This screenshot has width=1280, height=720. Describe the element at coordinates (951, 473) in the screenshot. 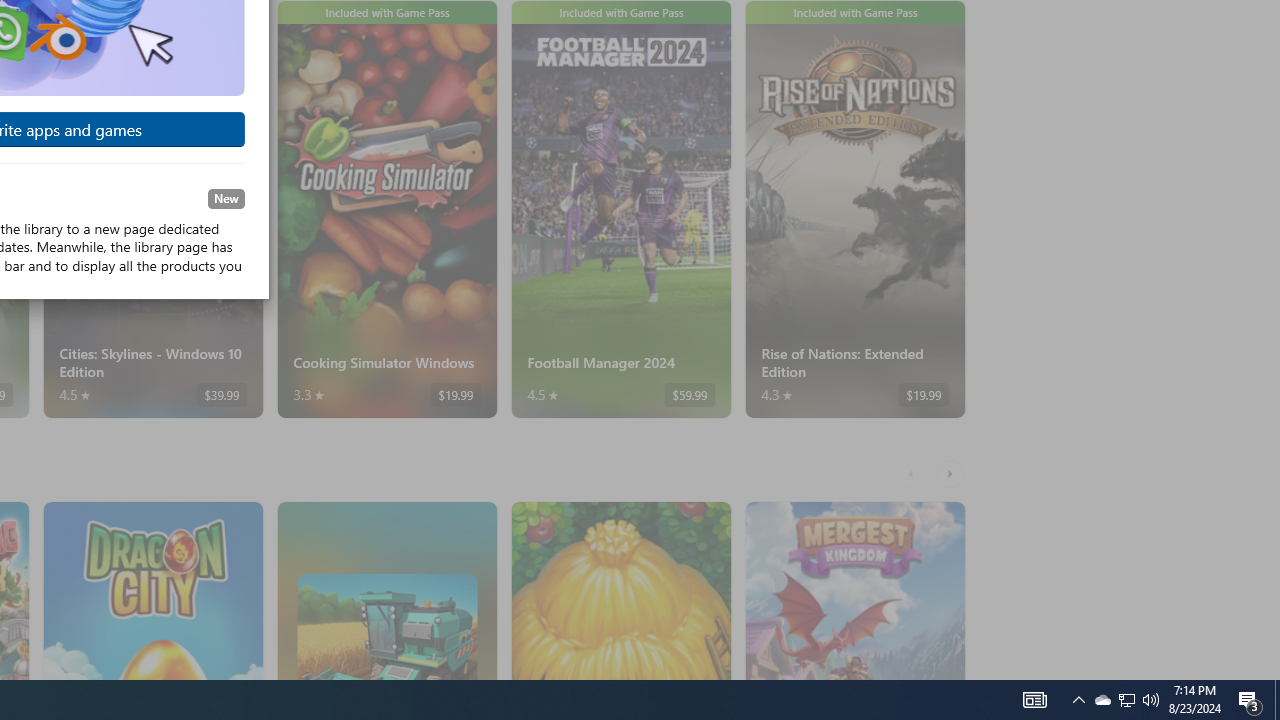

I see `'AutomationID: RightScrollButton'` at that location.